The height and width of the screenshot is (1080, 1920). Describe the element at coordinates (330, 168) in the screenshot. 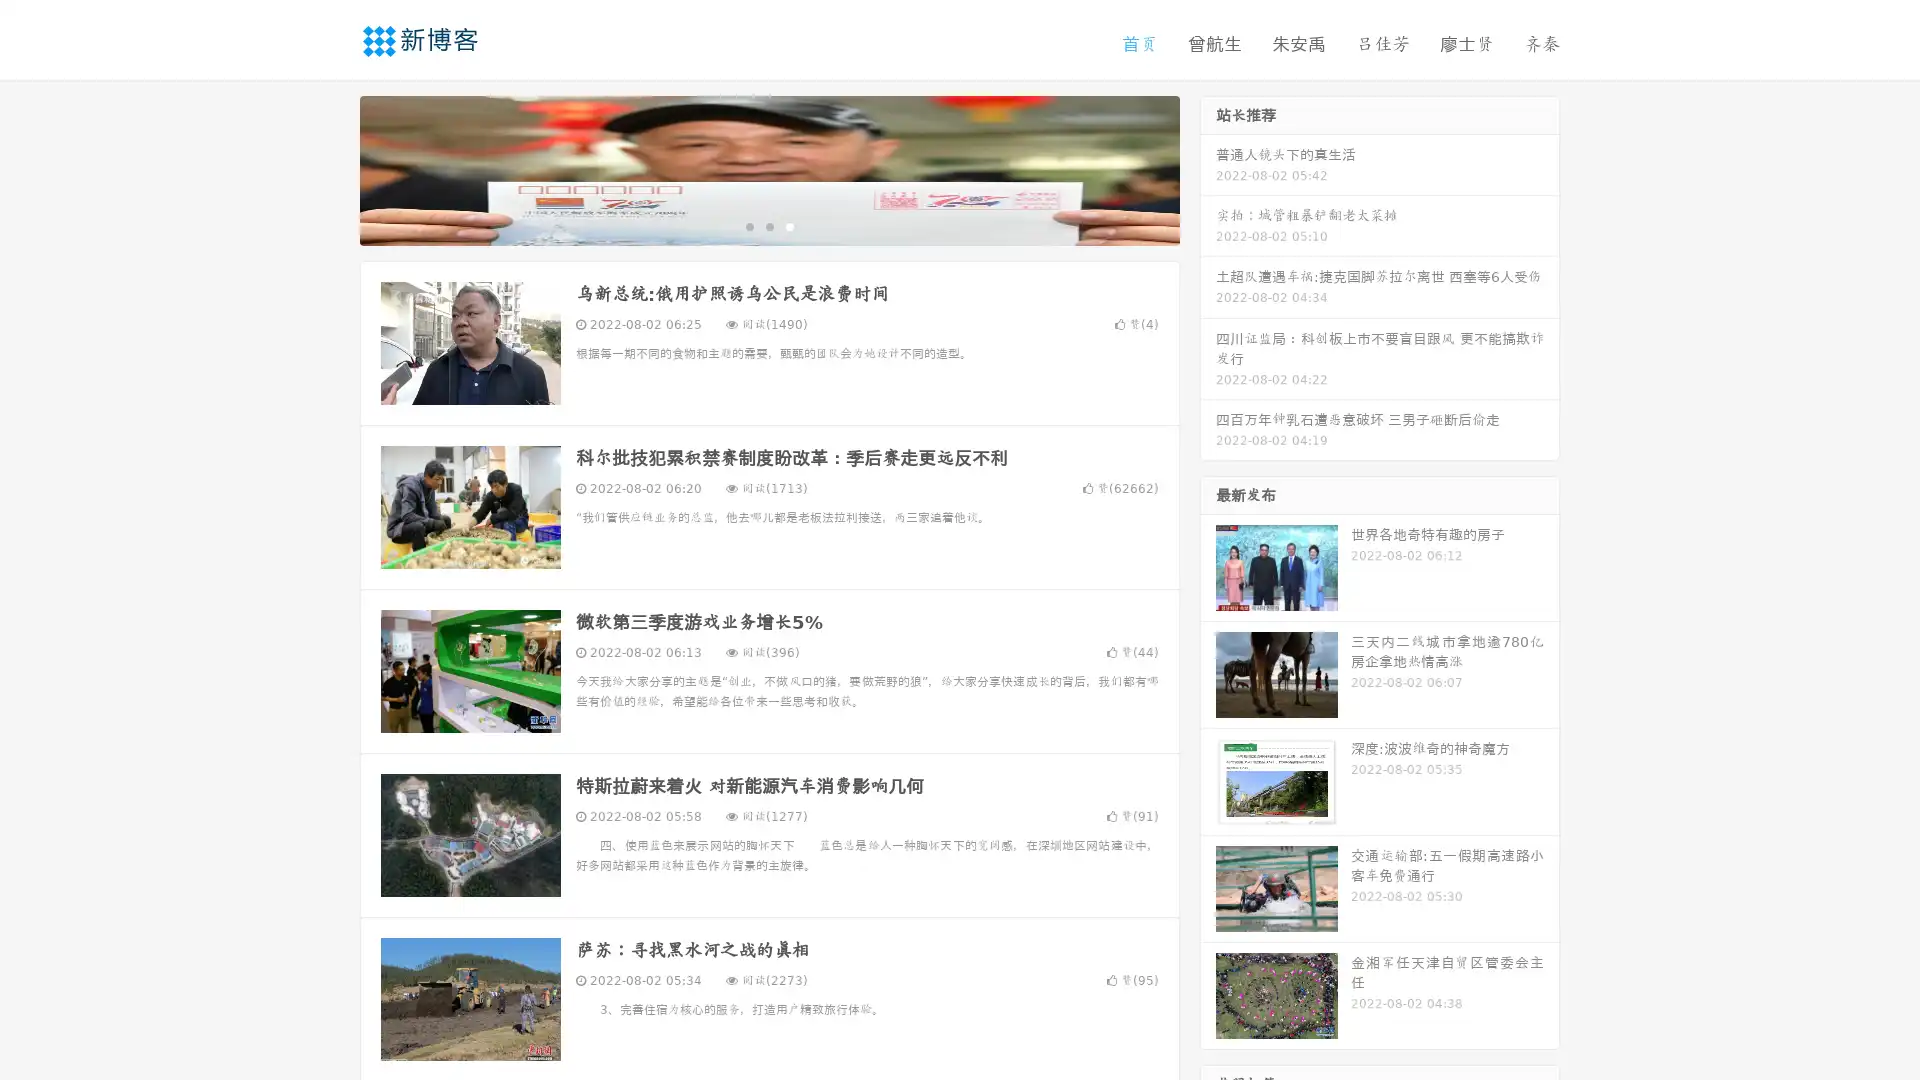

I see `Previous slide` at that location.